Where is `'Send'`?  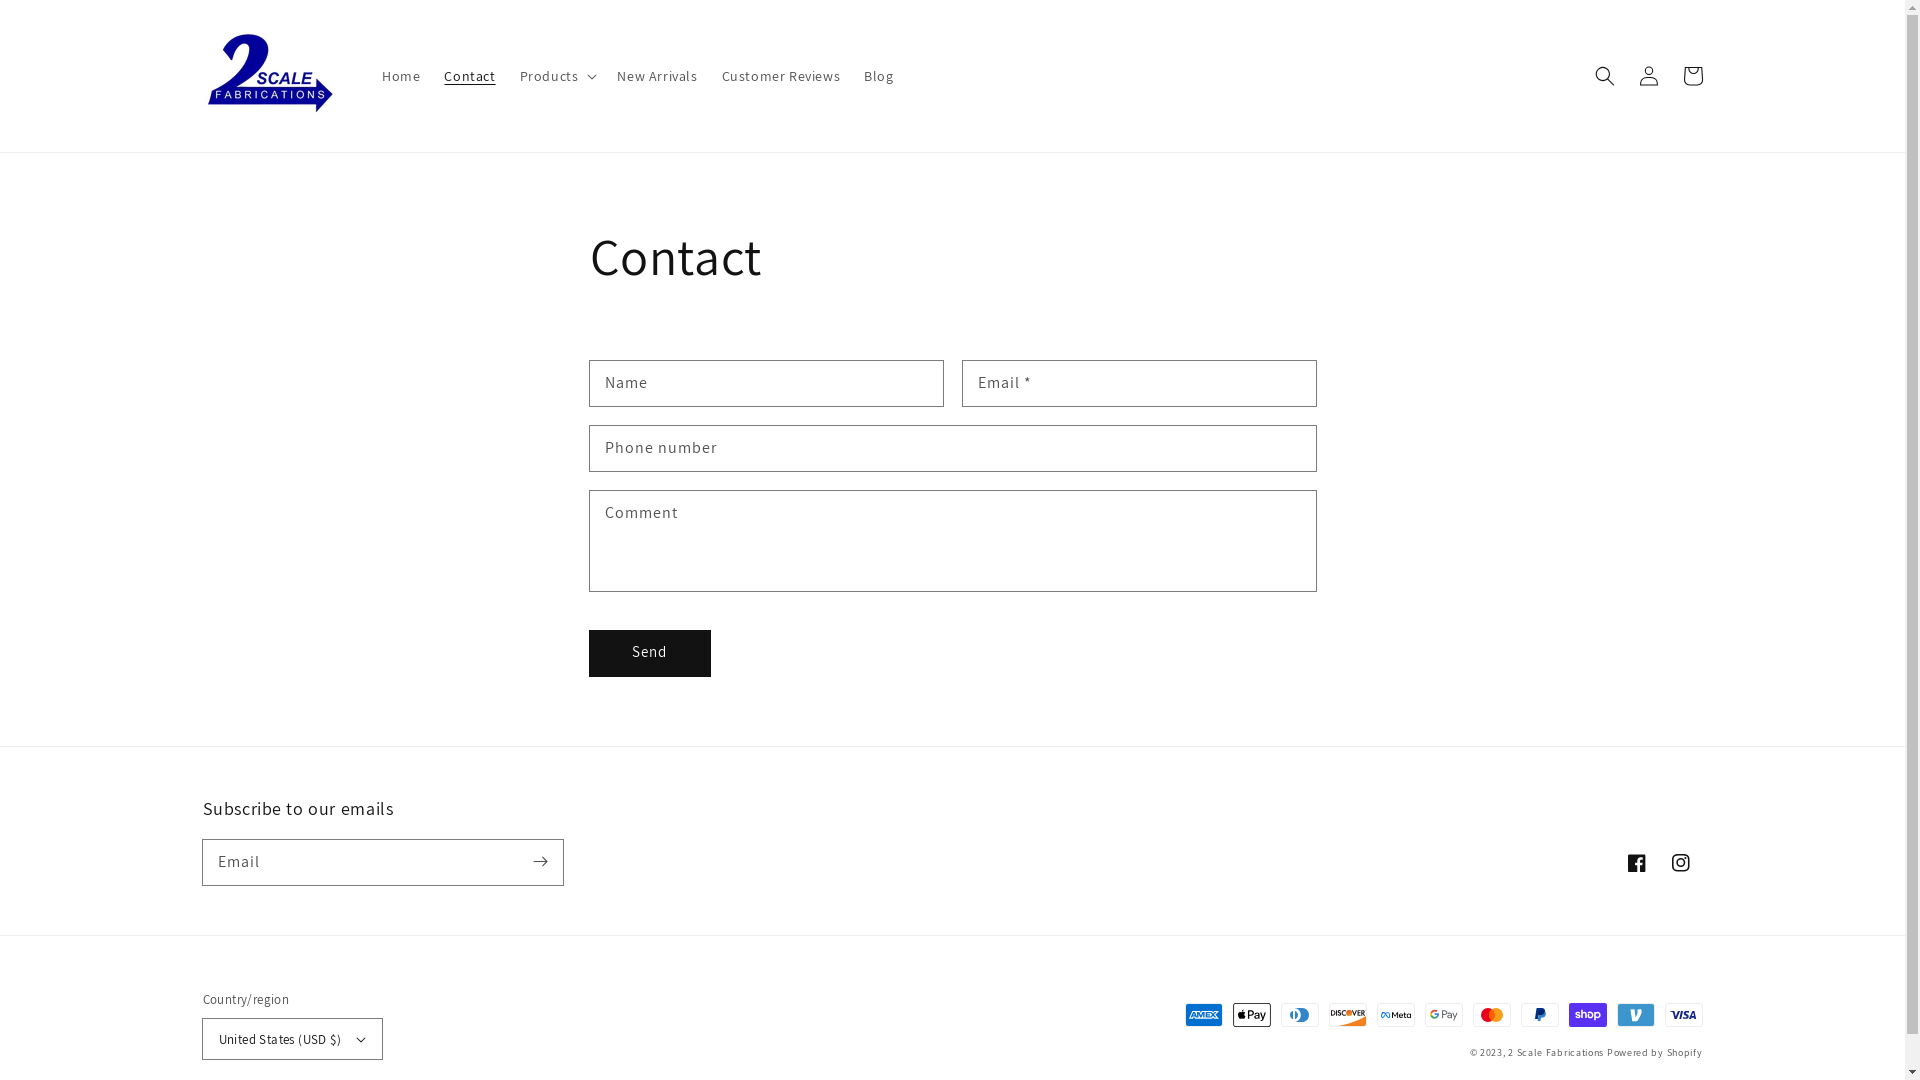 'Send' is located at coordinates (649, 653).